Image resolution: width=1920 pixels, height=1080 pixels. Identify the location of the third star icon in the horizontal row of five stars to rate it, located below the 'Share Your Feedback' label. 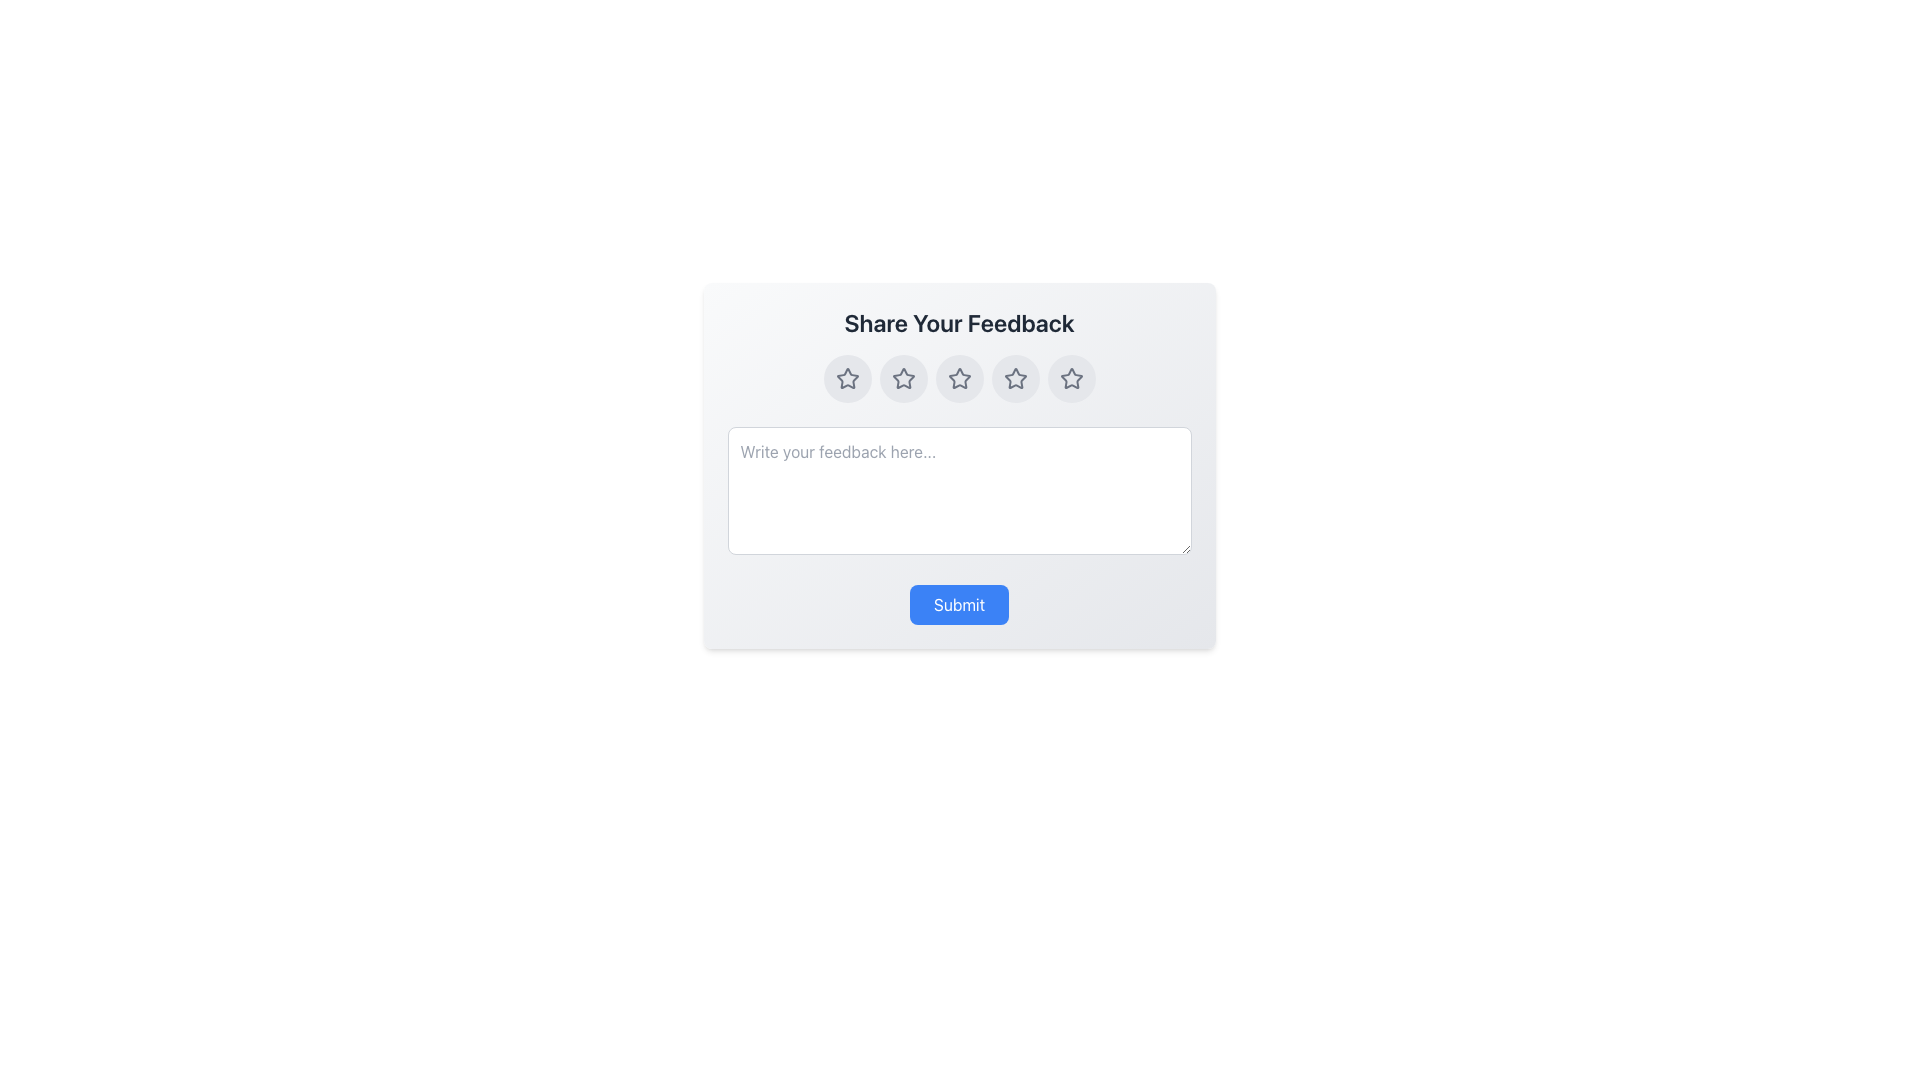
(958, 378).